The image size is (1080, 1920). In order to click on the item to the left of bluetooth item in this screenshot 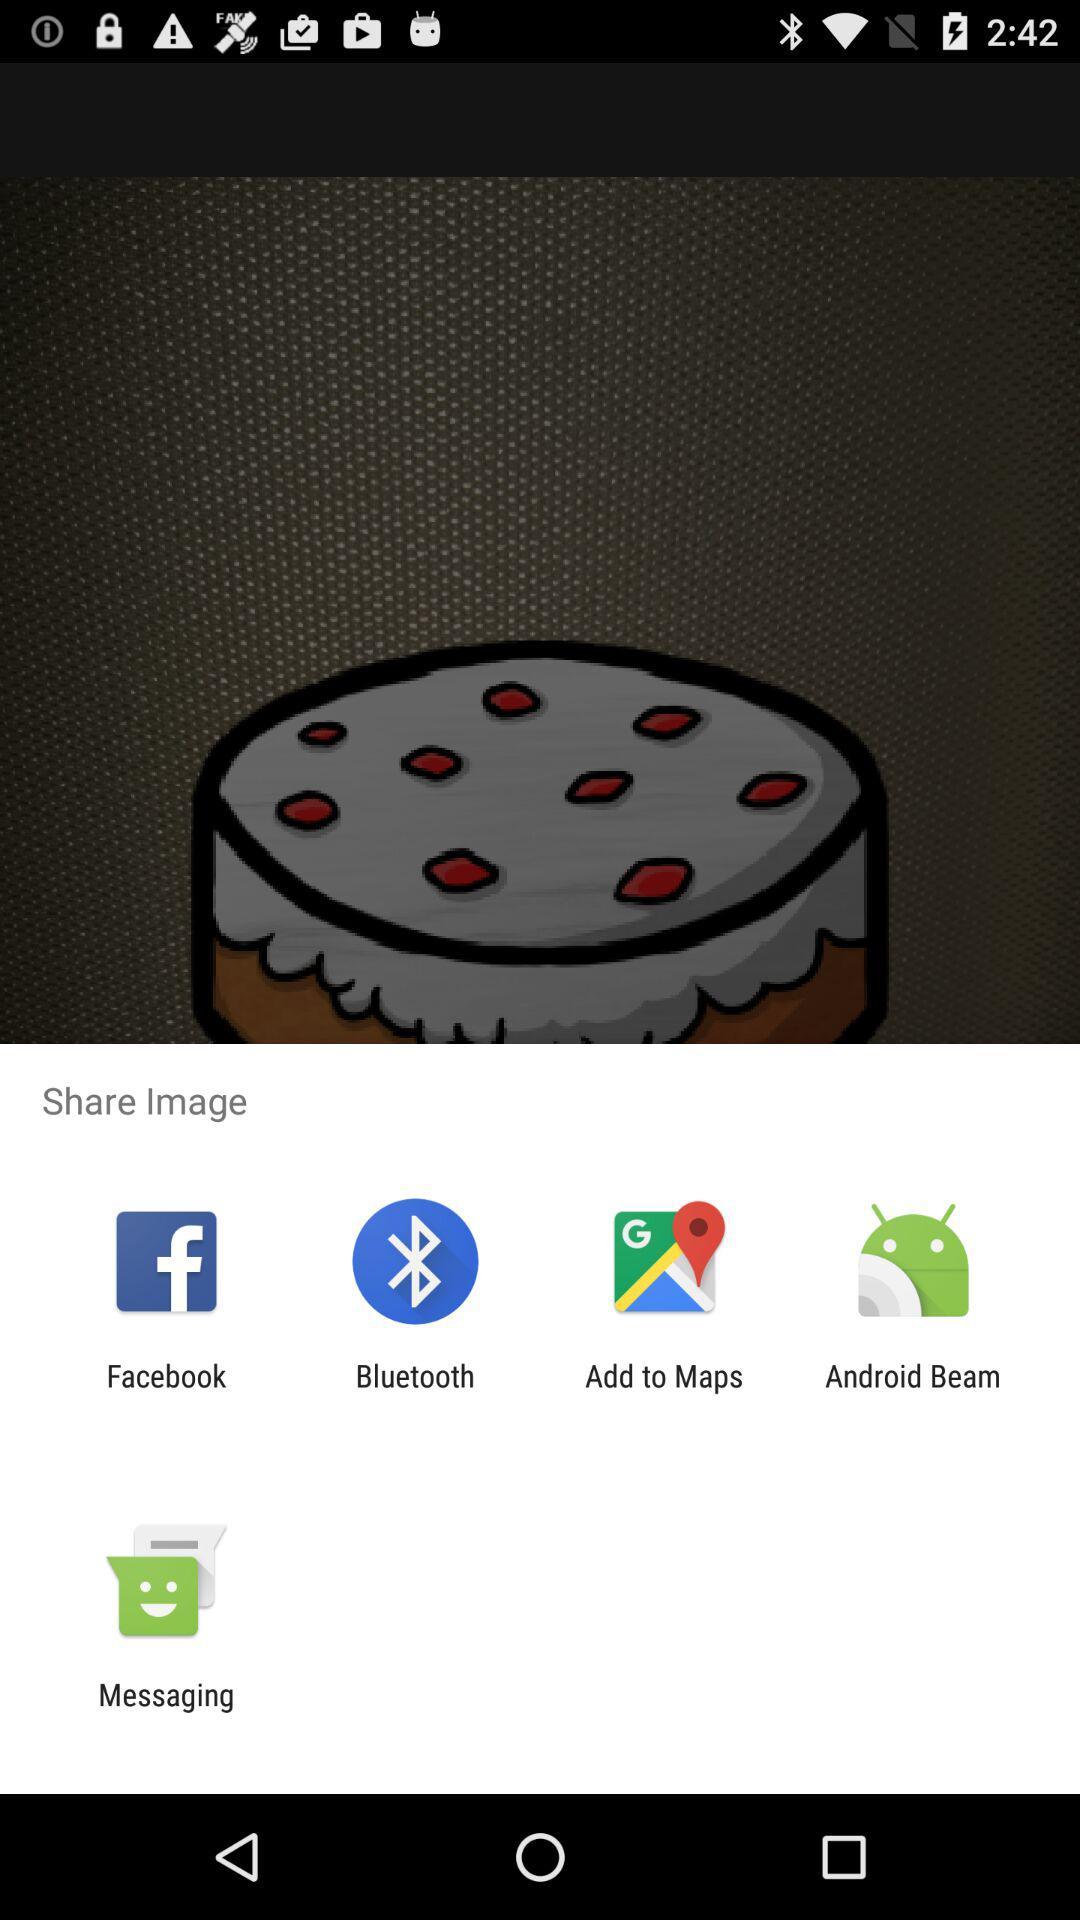, I will do `click(165, 1392)`.